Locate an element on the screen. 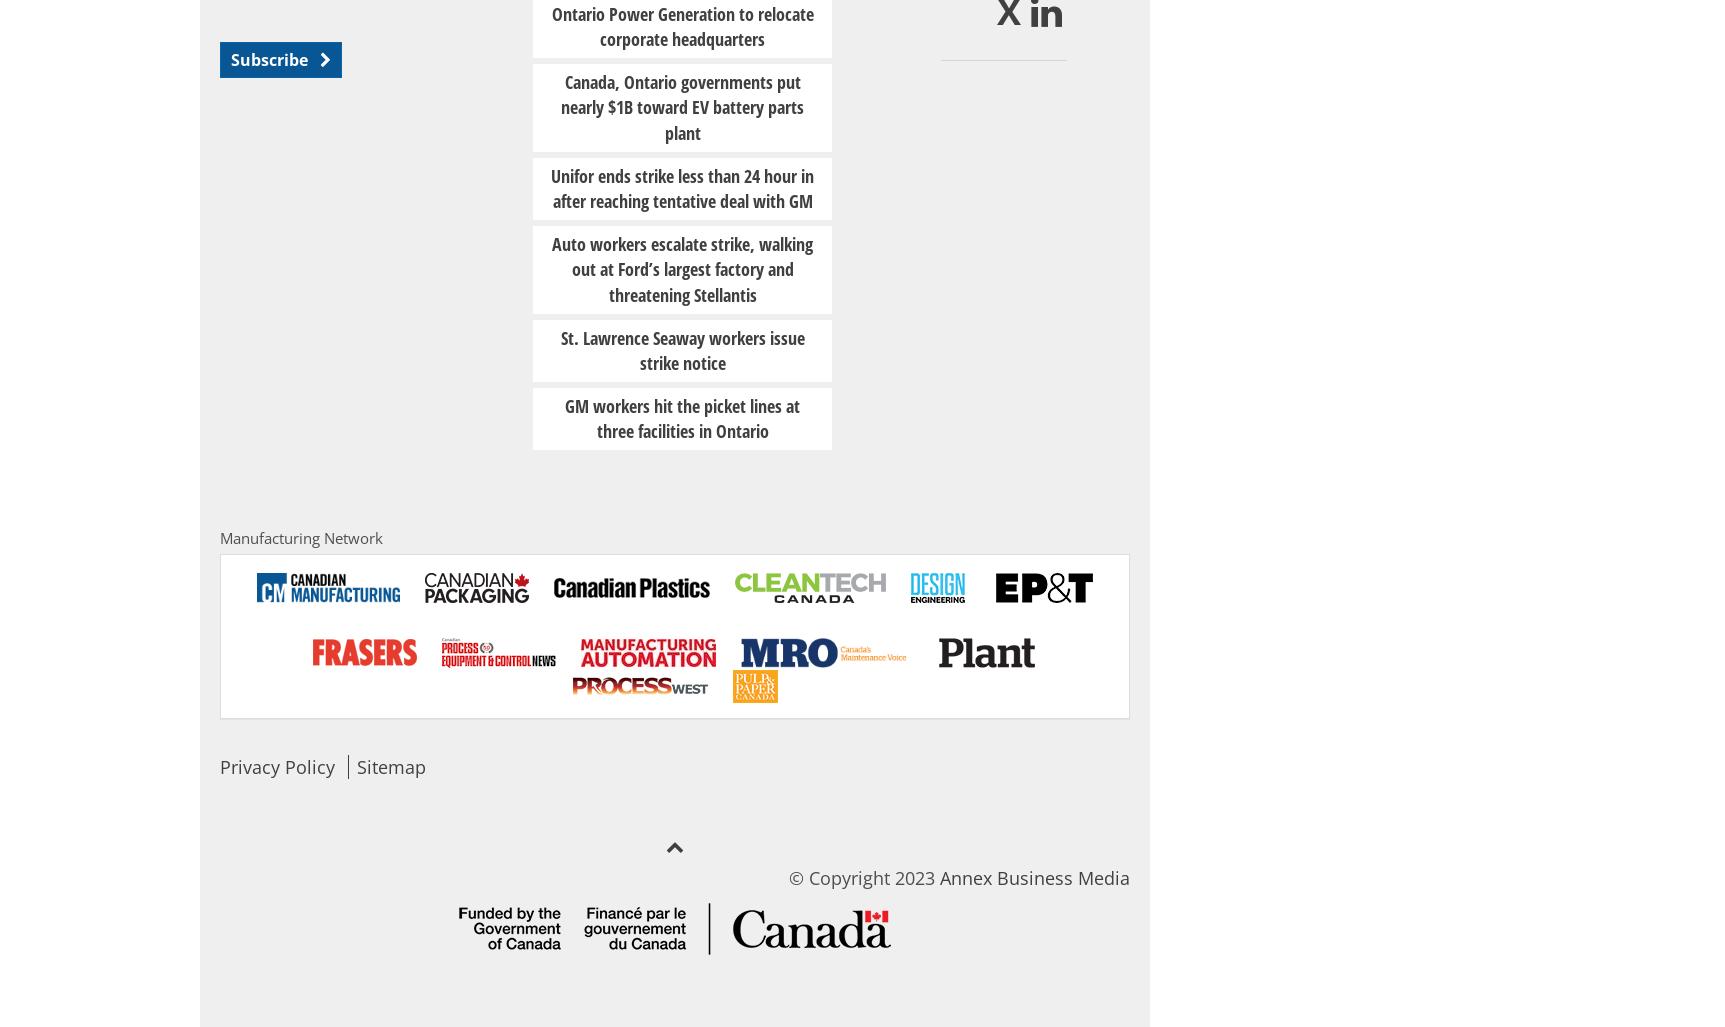  'Manufacturing Network' is located at coordinates (300, 537).